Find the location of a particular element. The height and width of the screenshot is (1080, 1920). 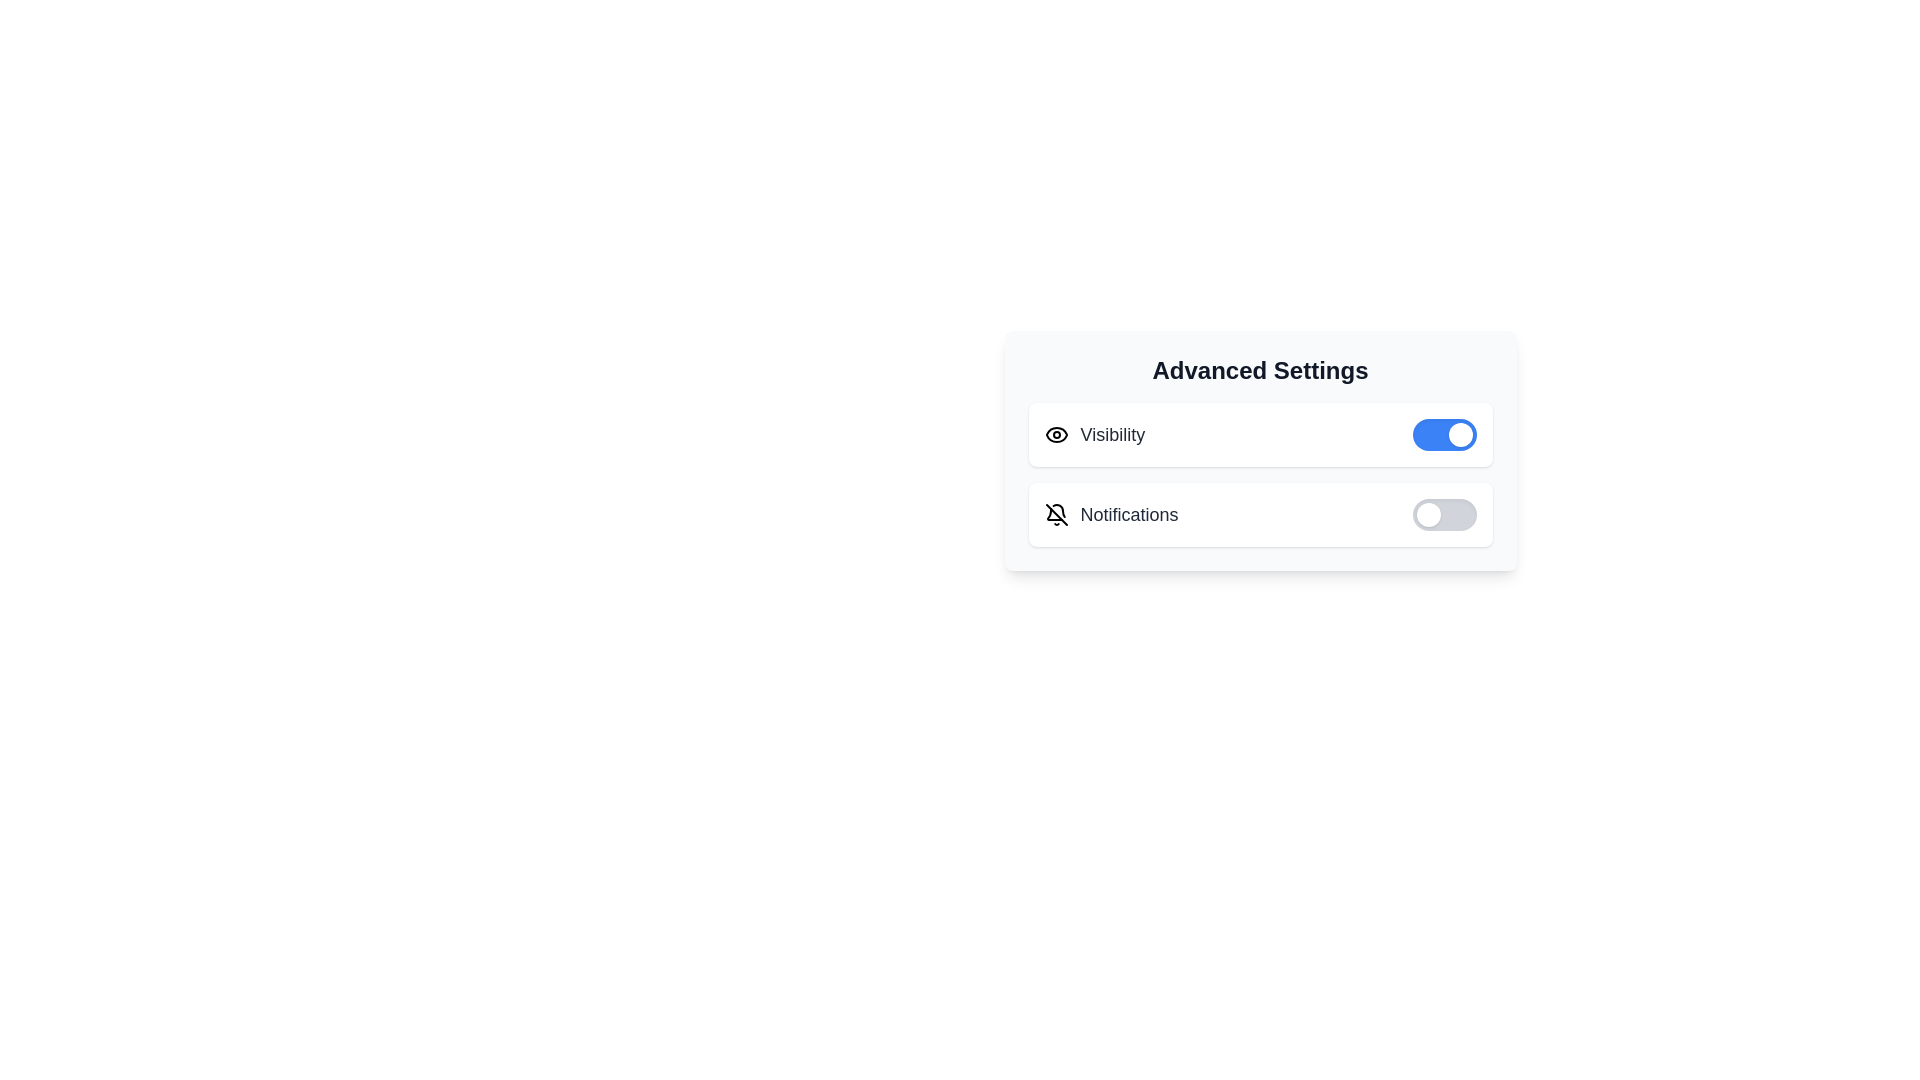

the 'Visibility' section to inspect its label and icon is located at coordinates (1093, 434).